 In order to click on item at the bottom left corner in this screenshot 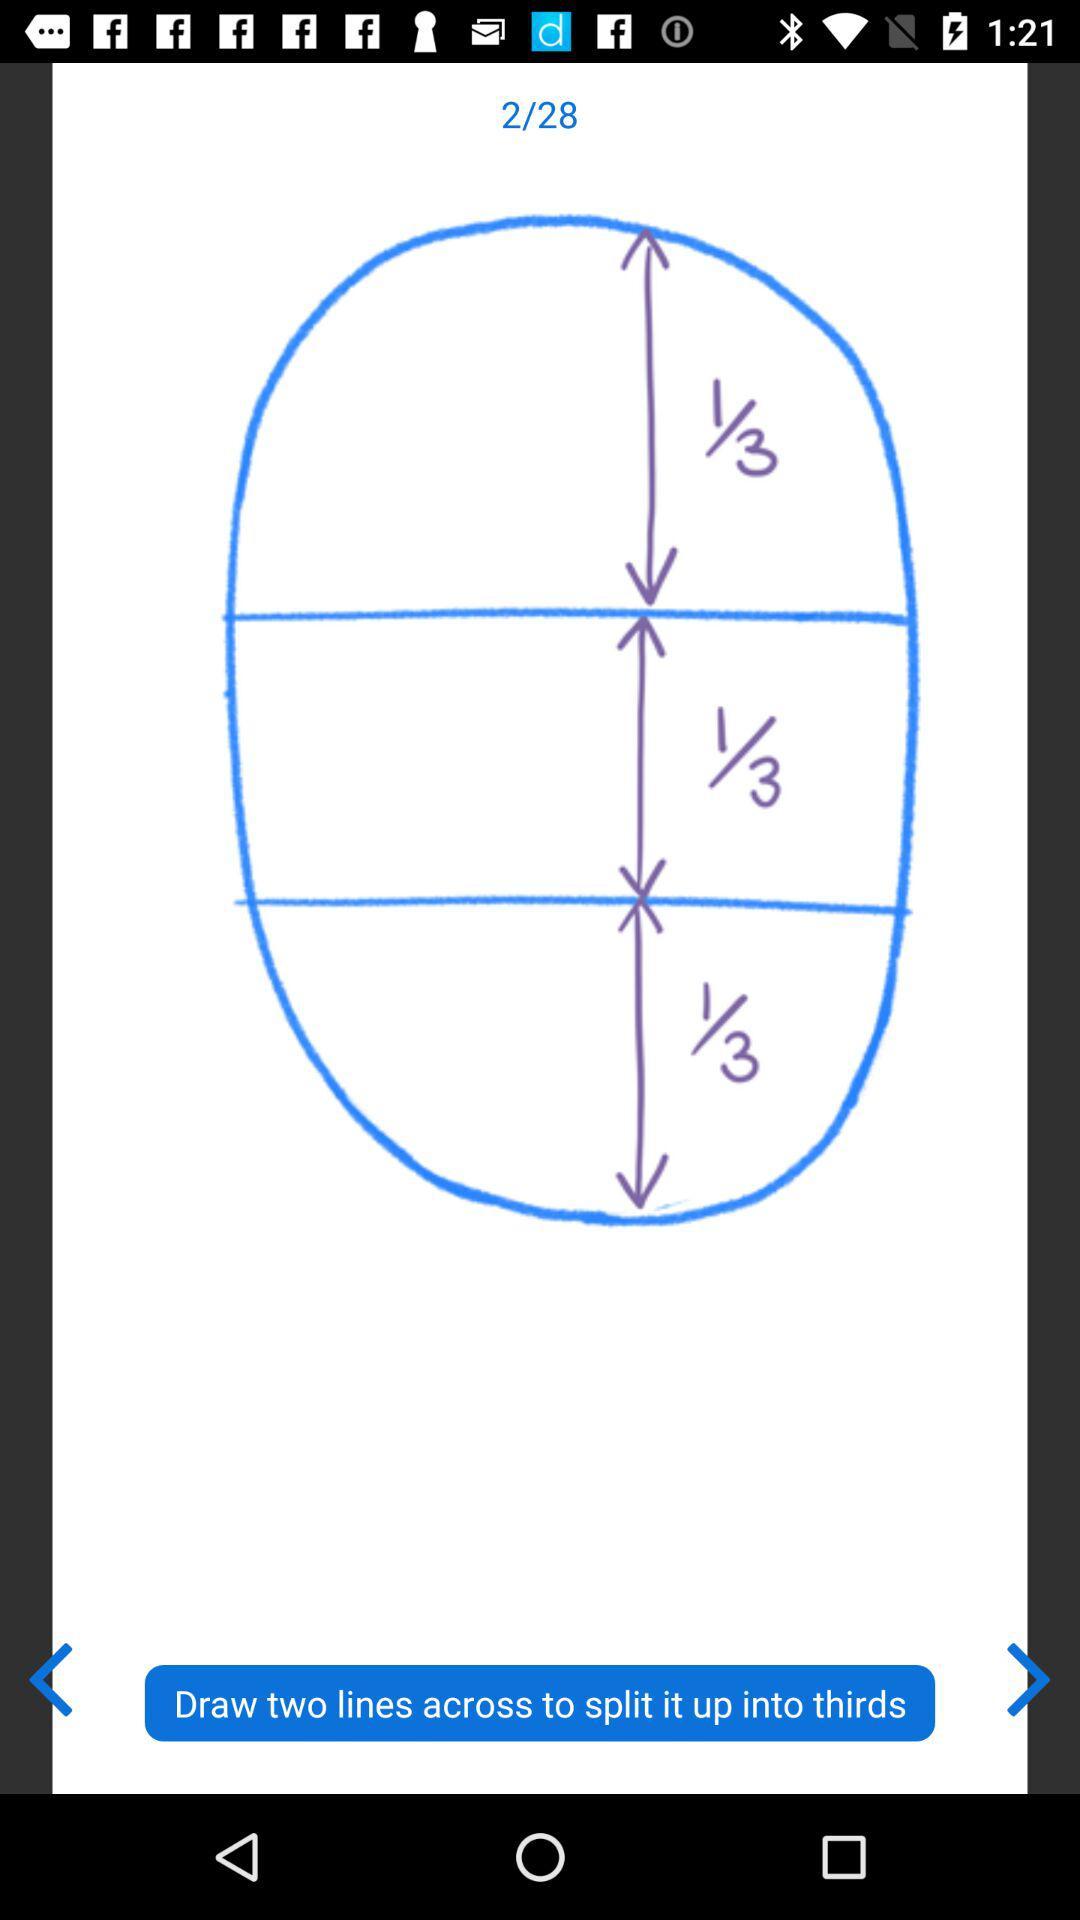, I will do `click(48, 1675)`.